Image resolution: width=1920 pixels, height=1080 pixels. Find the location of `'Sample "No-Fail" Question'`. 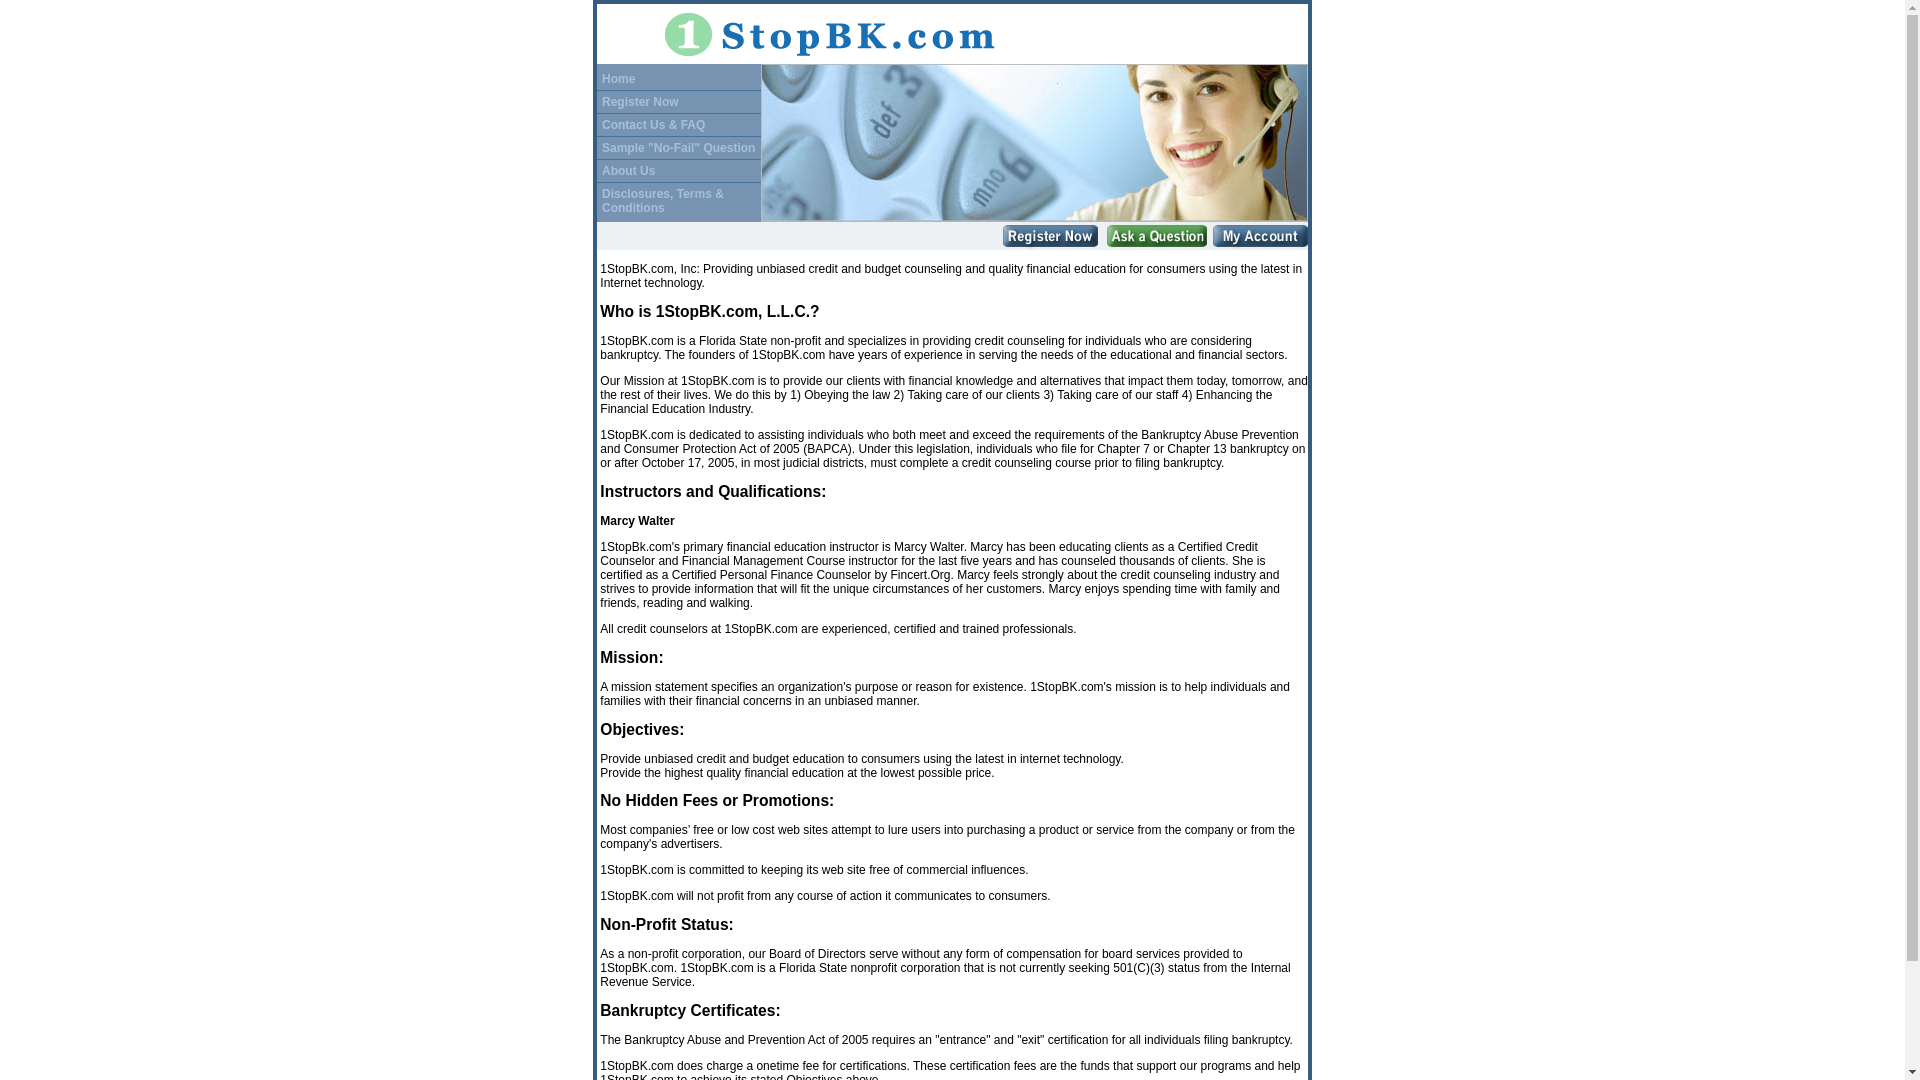

'Sample "No-Fail" Question' is located at coordinates (678, 145).